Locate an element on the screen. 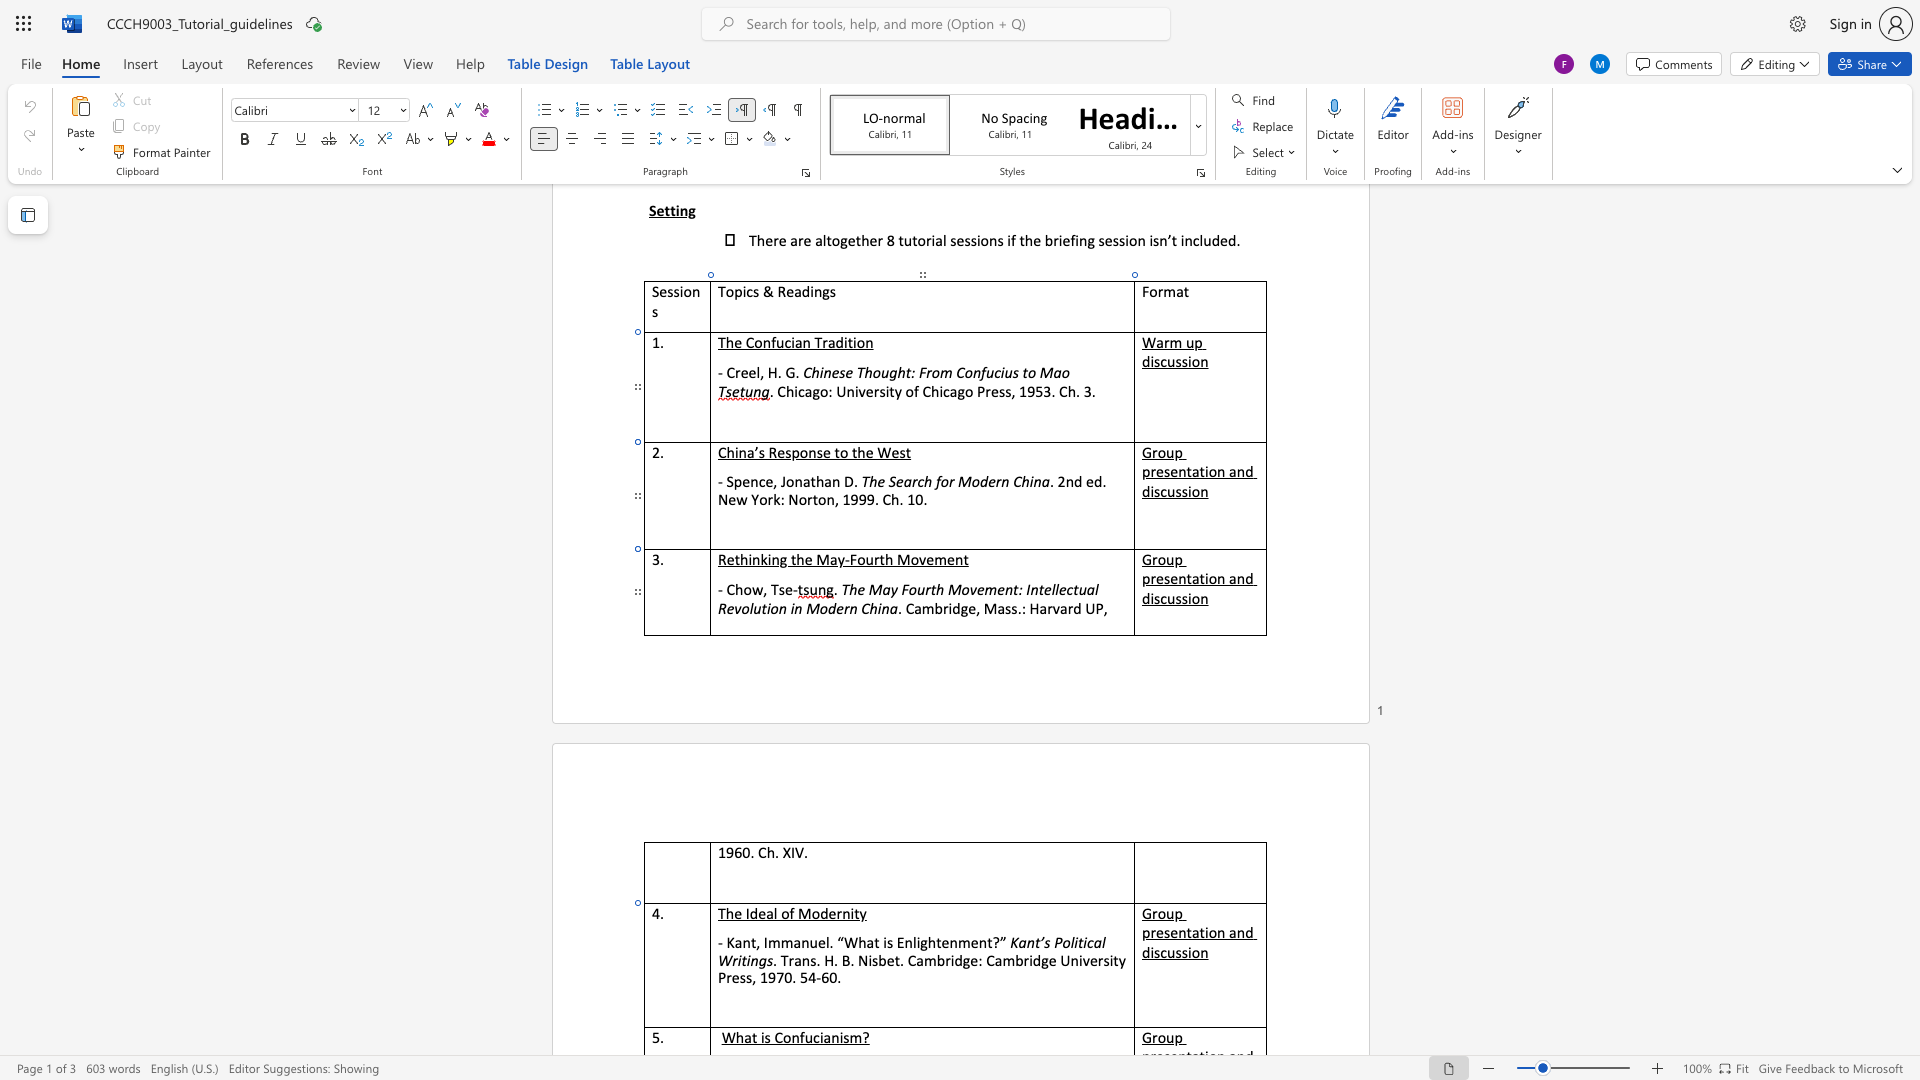  the 1th character "l" in the text is located at coordinates (774, 913).